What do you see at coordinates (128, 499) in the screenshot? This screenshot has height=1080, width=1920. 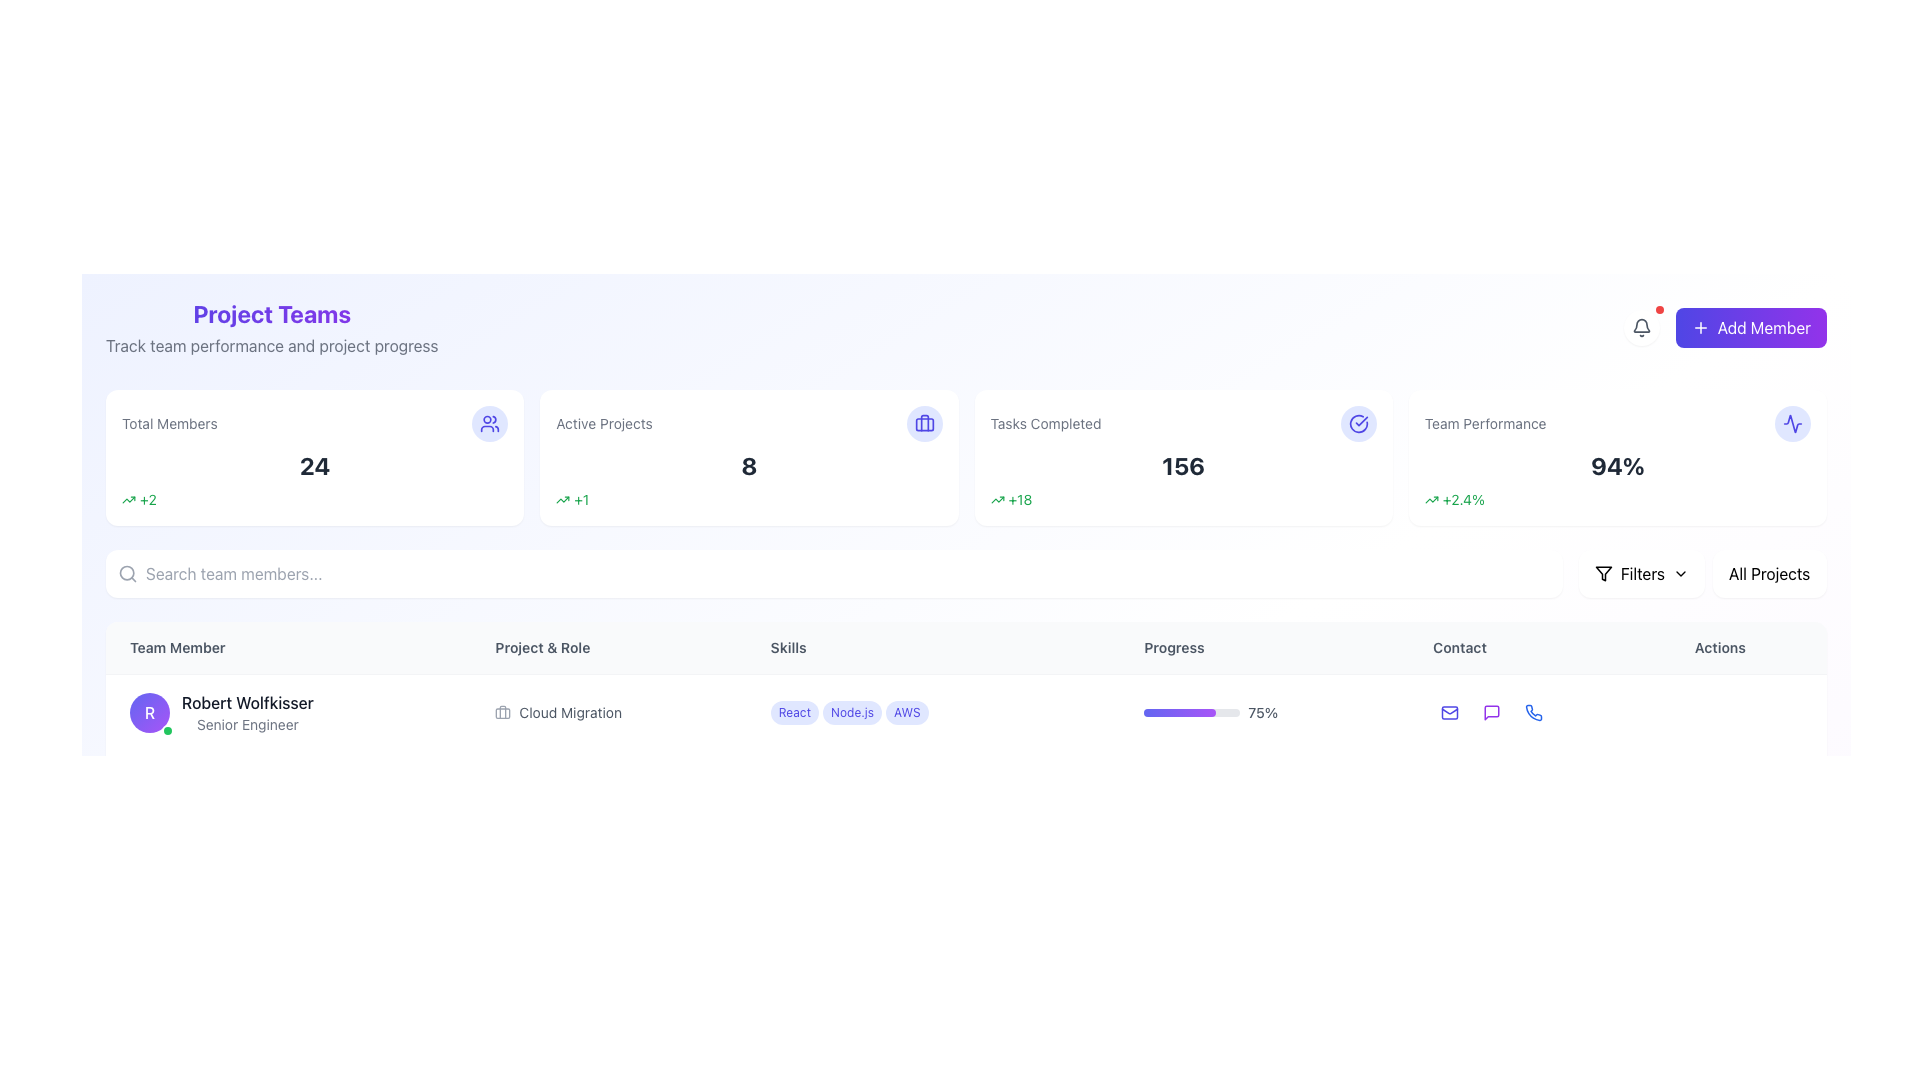 I see `the icon indicating an increase in the 'Total Members' metric, located below the number '24' and to the left of the green '+2' text indicator` at bounding box center [128, 499].